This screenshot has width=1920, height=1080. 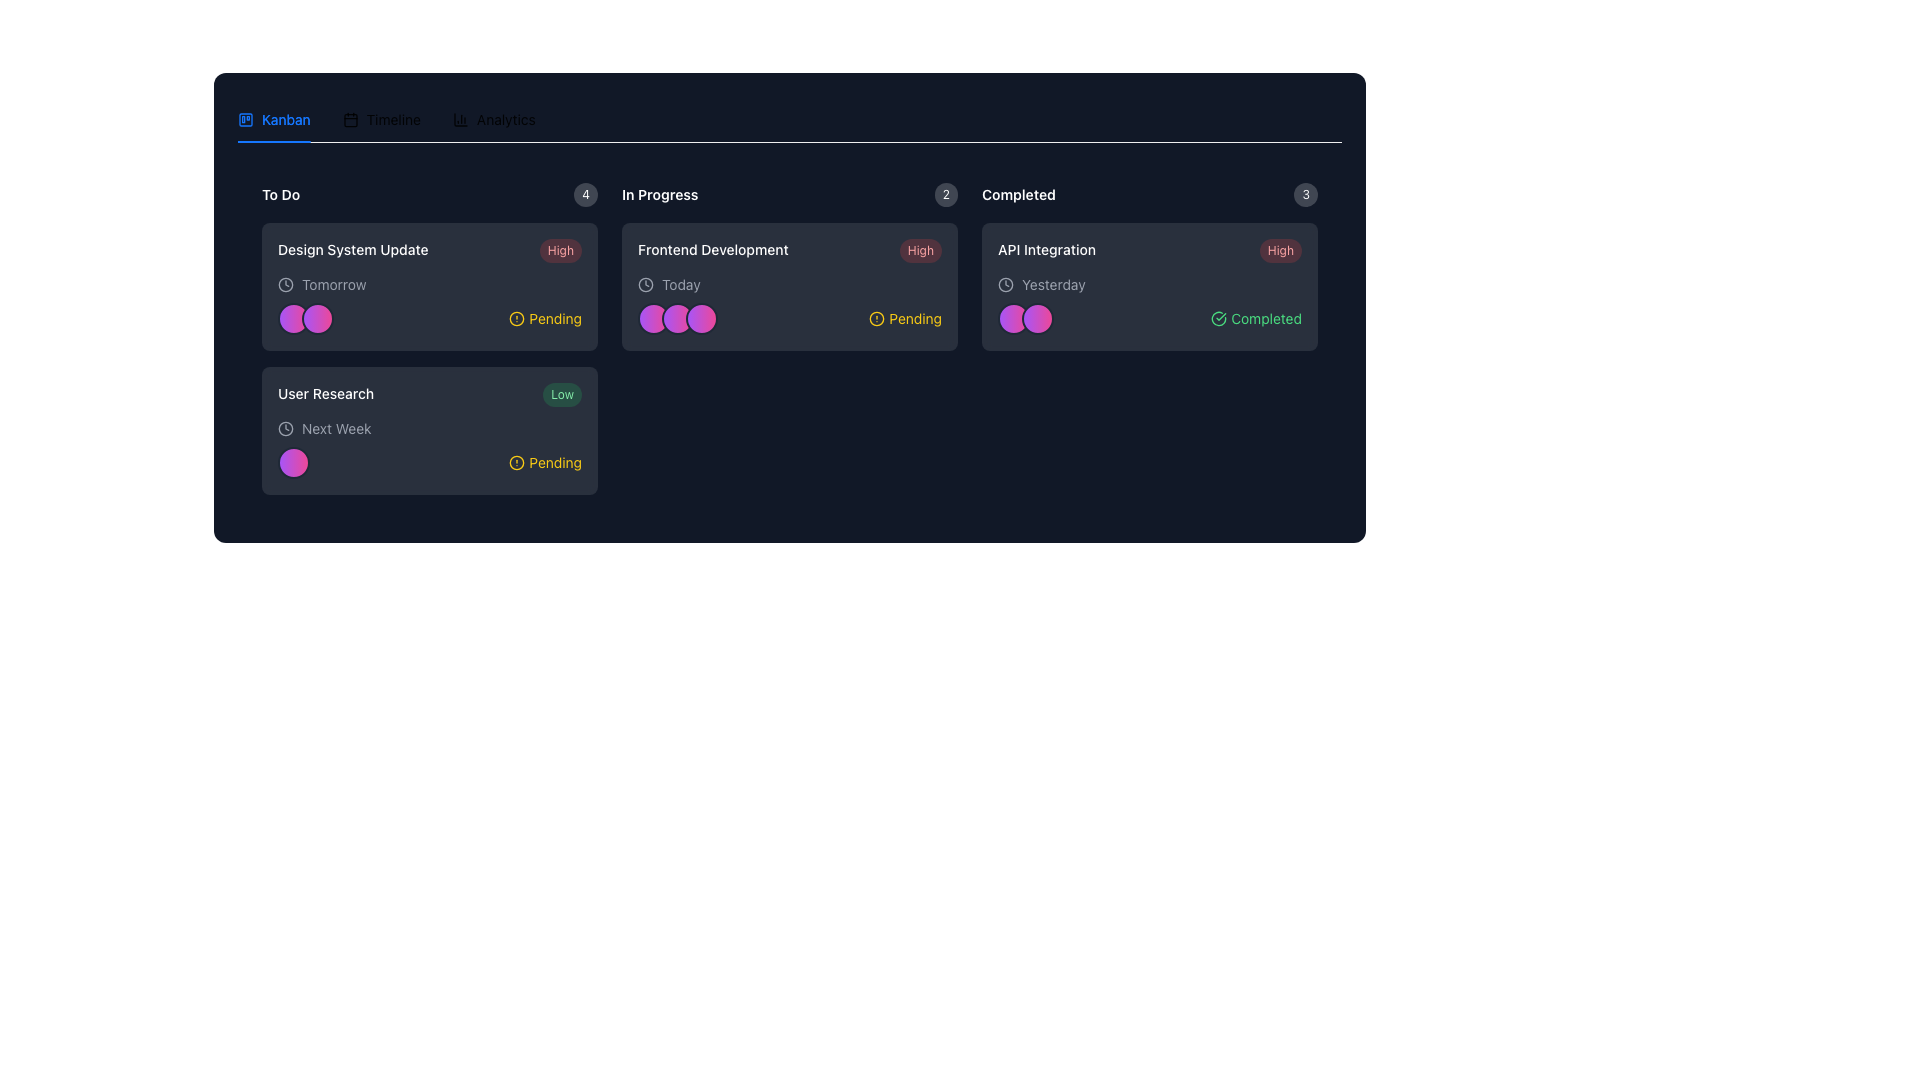 What do you see at coordinates (677, 318) in the screenshot?
I see `the circular avatar with a gradient fill from purple to pink, located in the middle of three similar avatars in the 'In Progress' section under 'Frontend Development'` at bounding box center [677, 318].